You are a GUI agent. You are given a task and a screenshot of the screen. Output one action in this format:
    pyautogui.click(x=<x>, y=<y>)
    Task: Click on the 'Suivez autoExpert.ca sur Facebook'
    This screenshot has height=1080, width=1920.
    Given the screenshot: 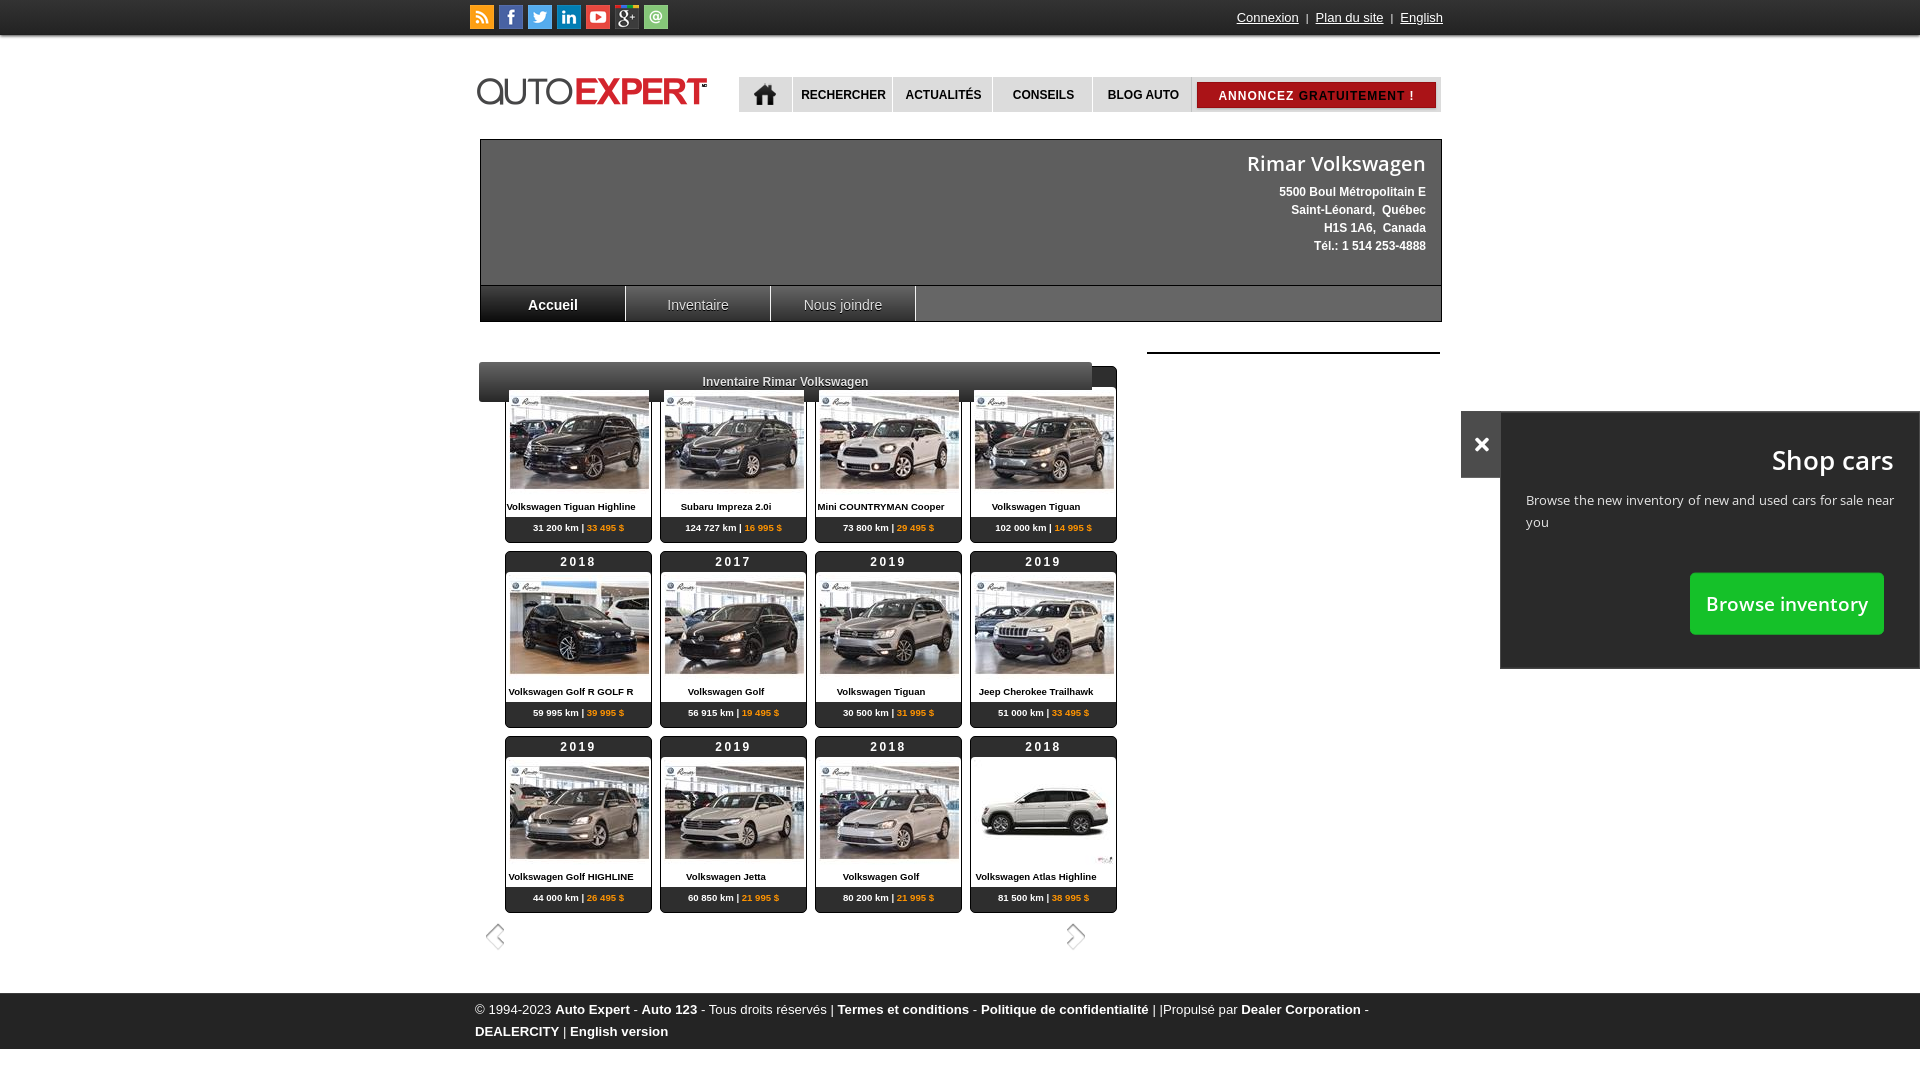 What is the action you would take?
    pyautogui.click(x=510, y=24)
    